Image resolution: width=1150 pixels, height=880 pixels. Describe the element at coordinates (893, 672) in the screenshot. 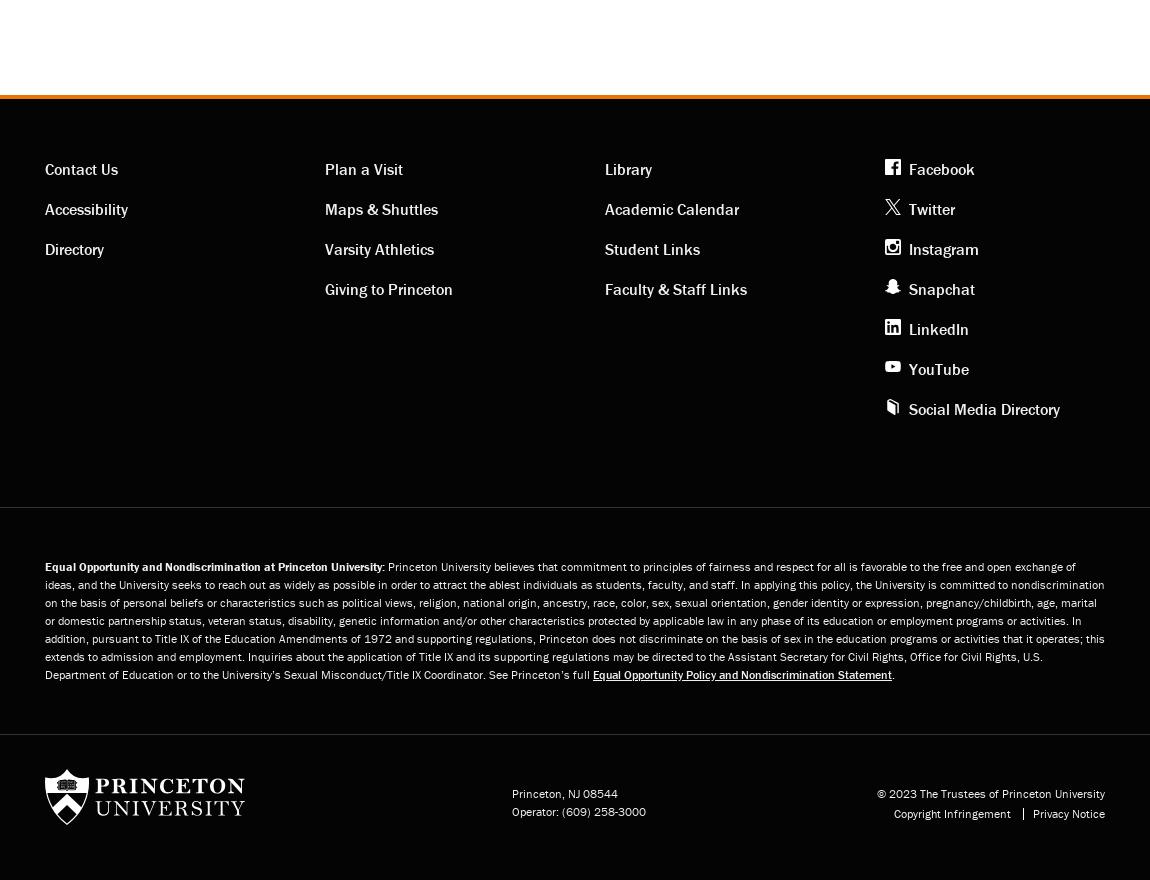

I see `'.'` at that location.